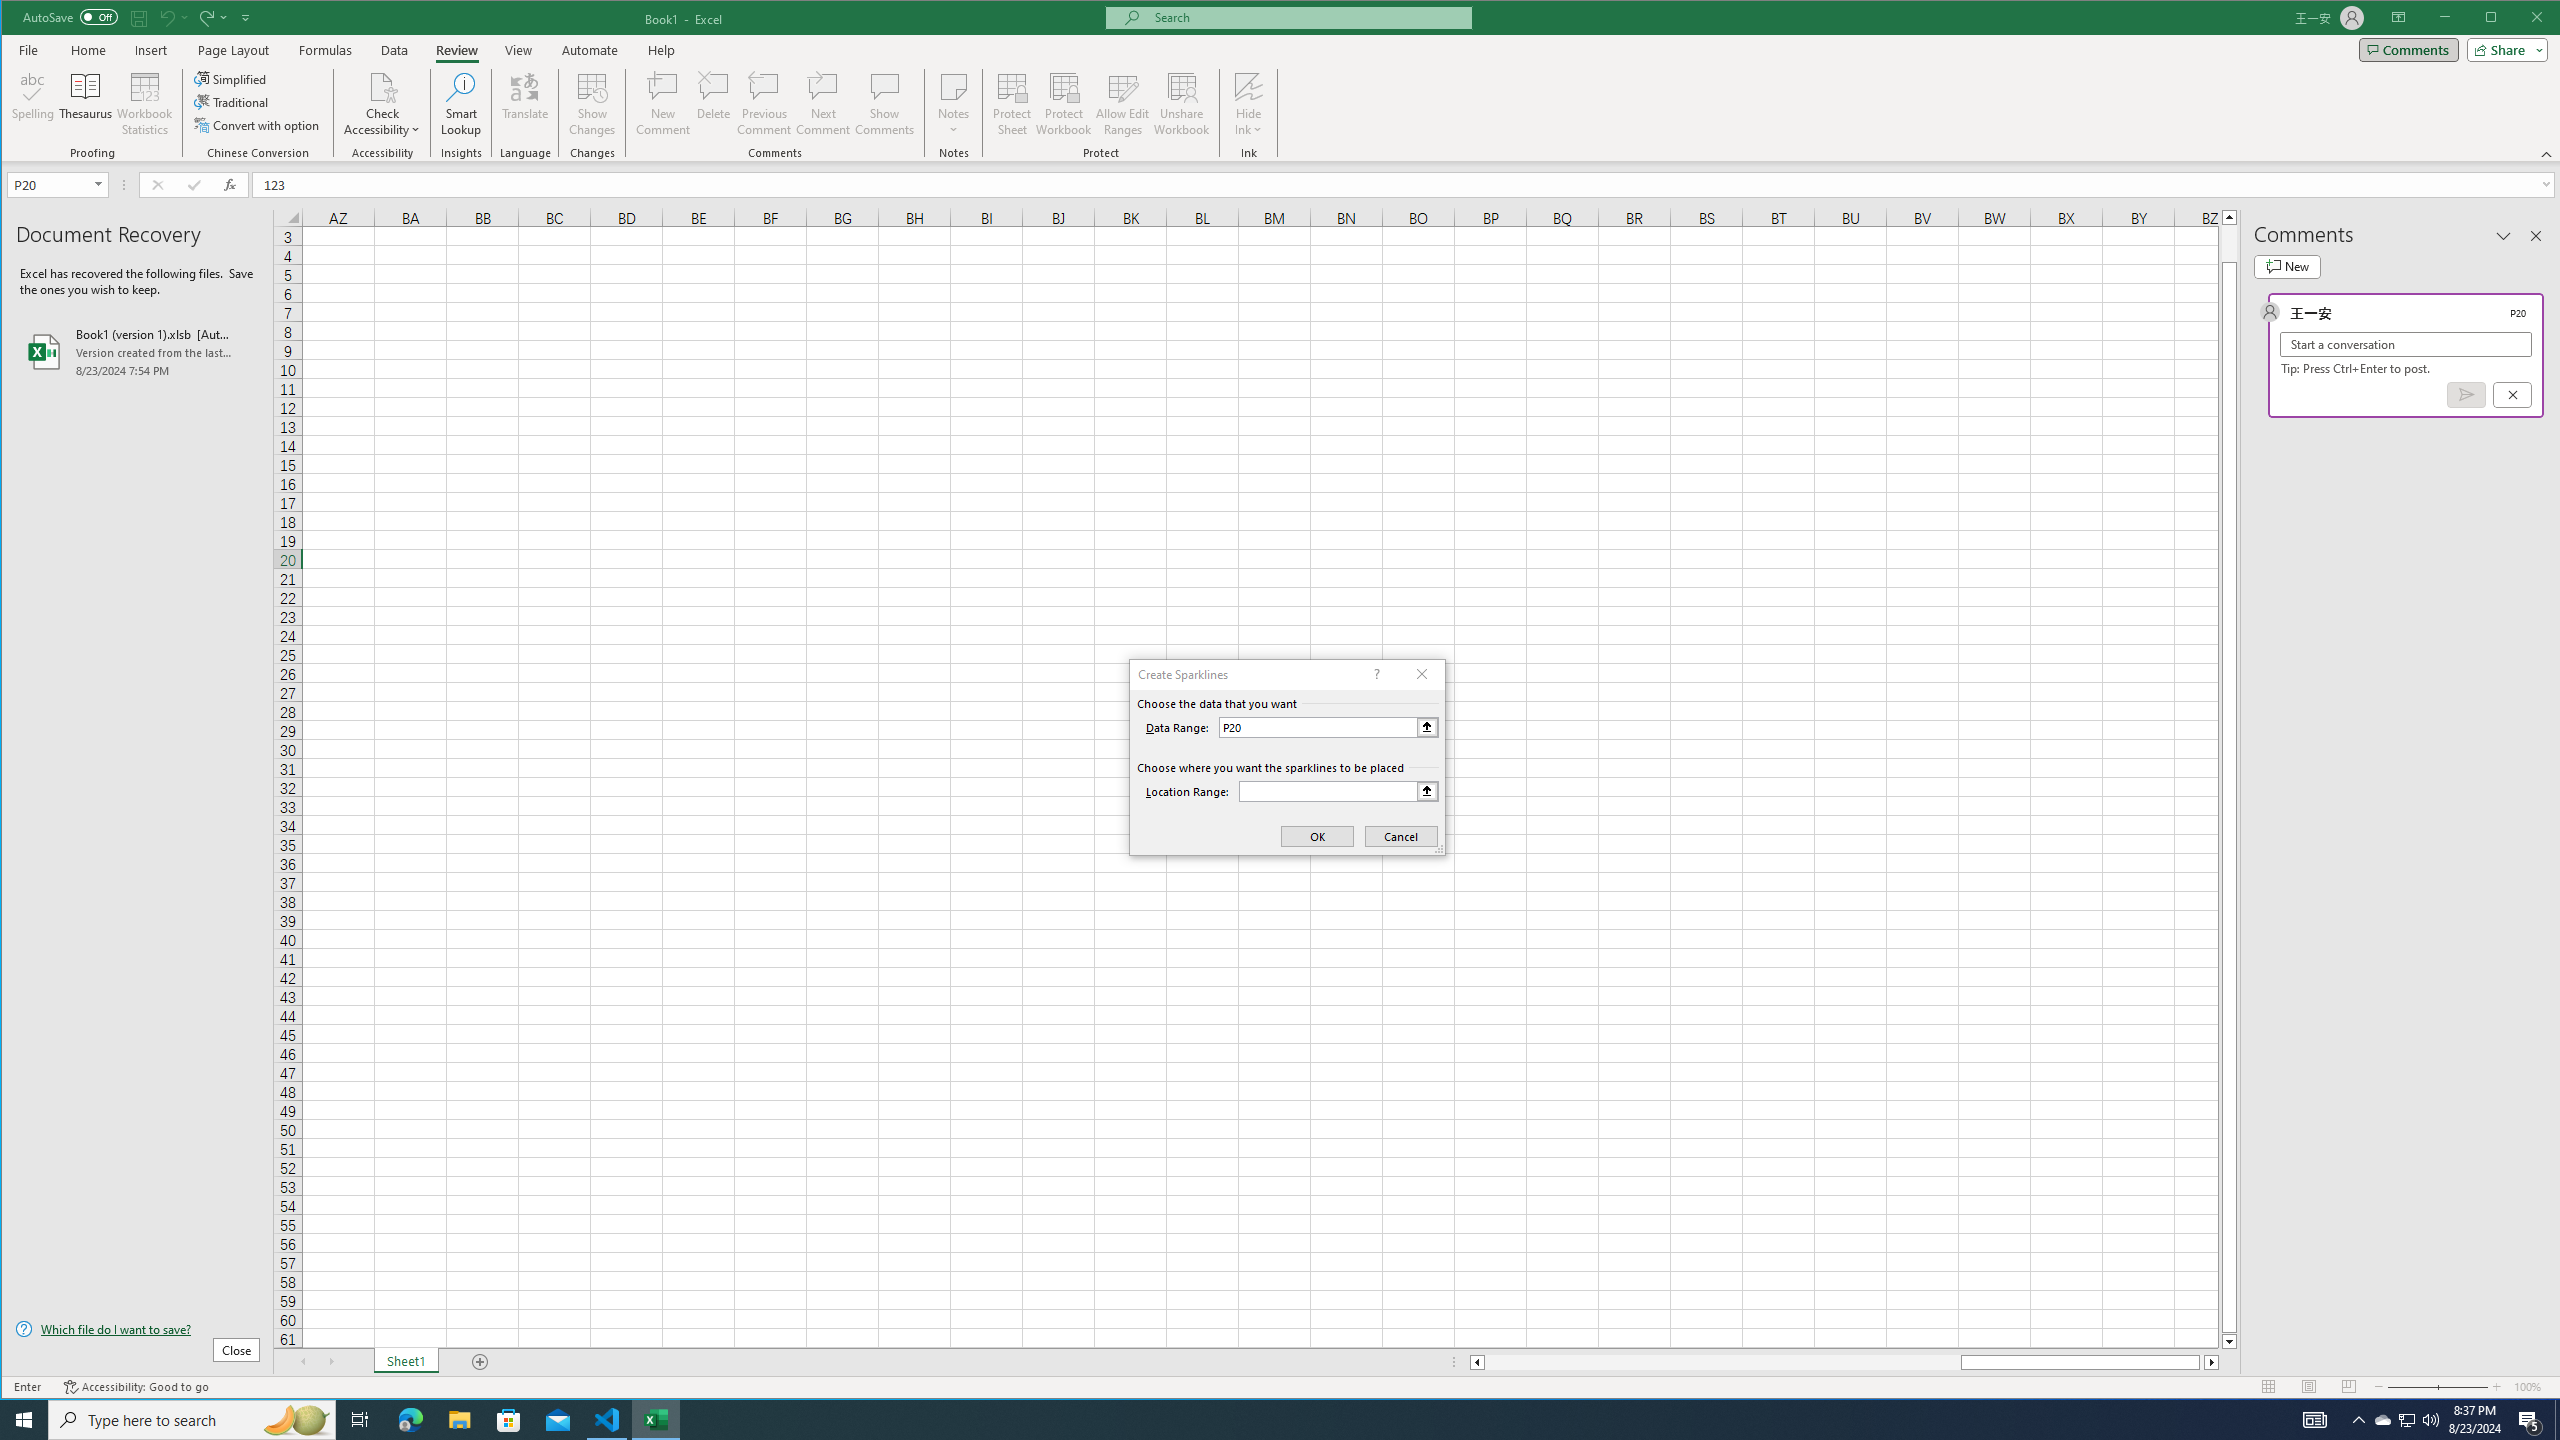  Describe the element at coordinates (1304, 18) in the screenshot. I see `'Microsoft search'` at that location.